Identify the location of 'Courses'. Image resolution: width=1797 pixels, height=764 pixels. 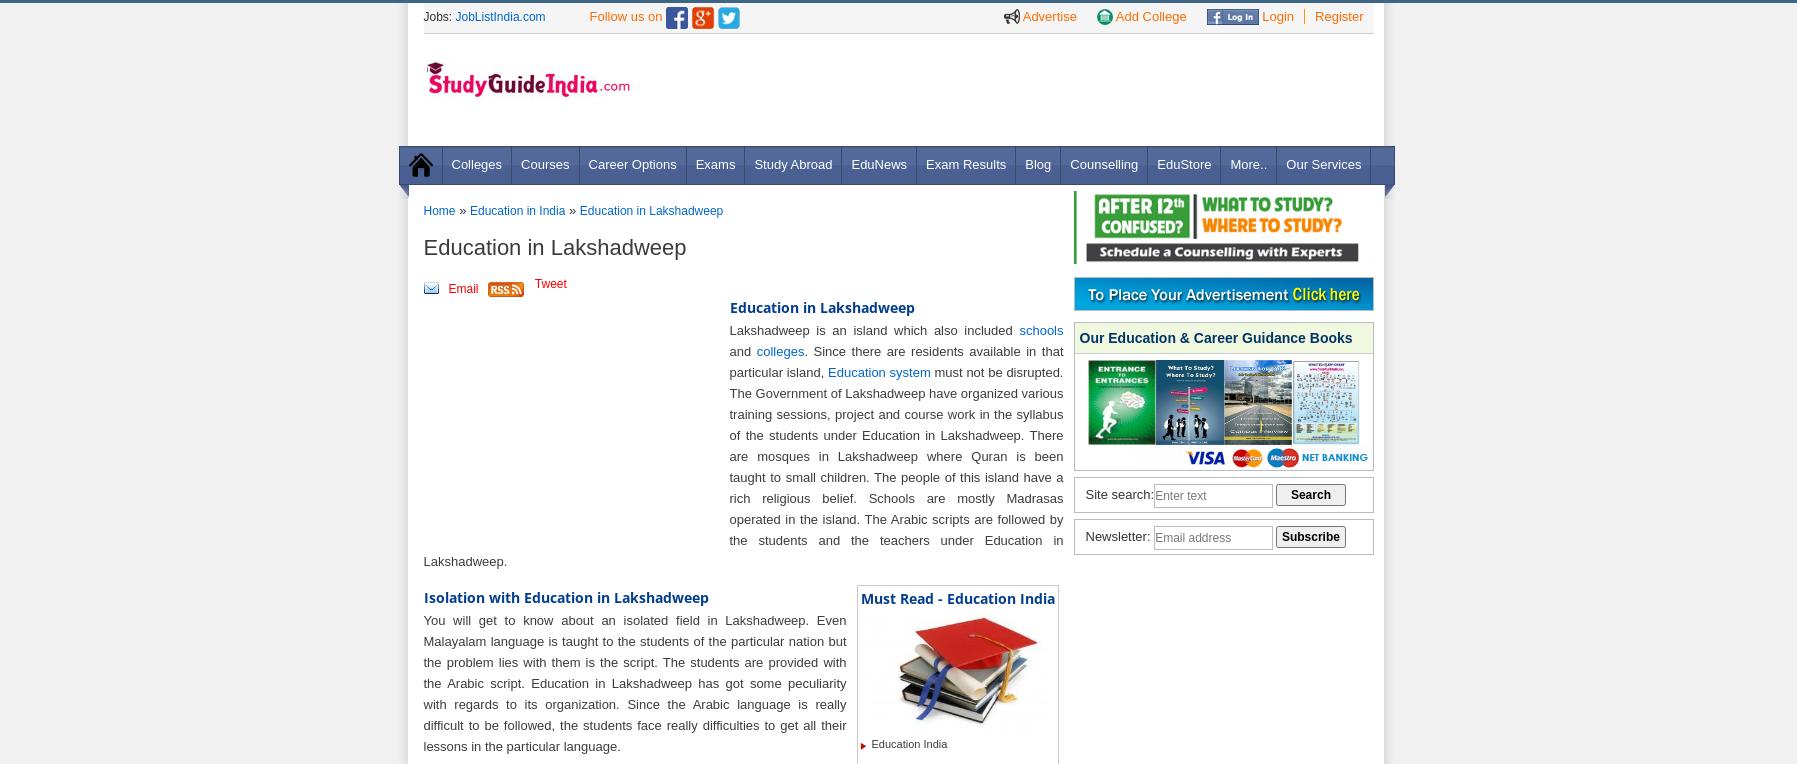
(545, 164).